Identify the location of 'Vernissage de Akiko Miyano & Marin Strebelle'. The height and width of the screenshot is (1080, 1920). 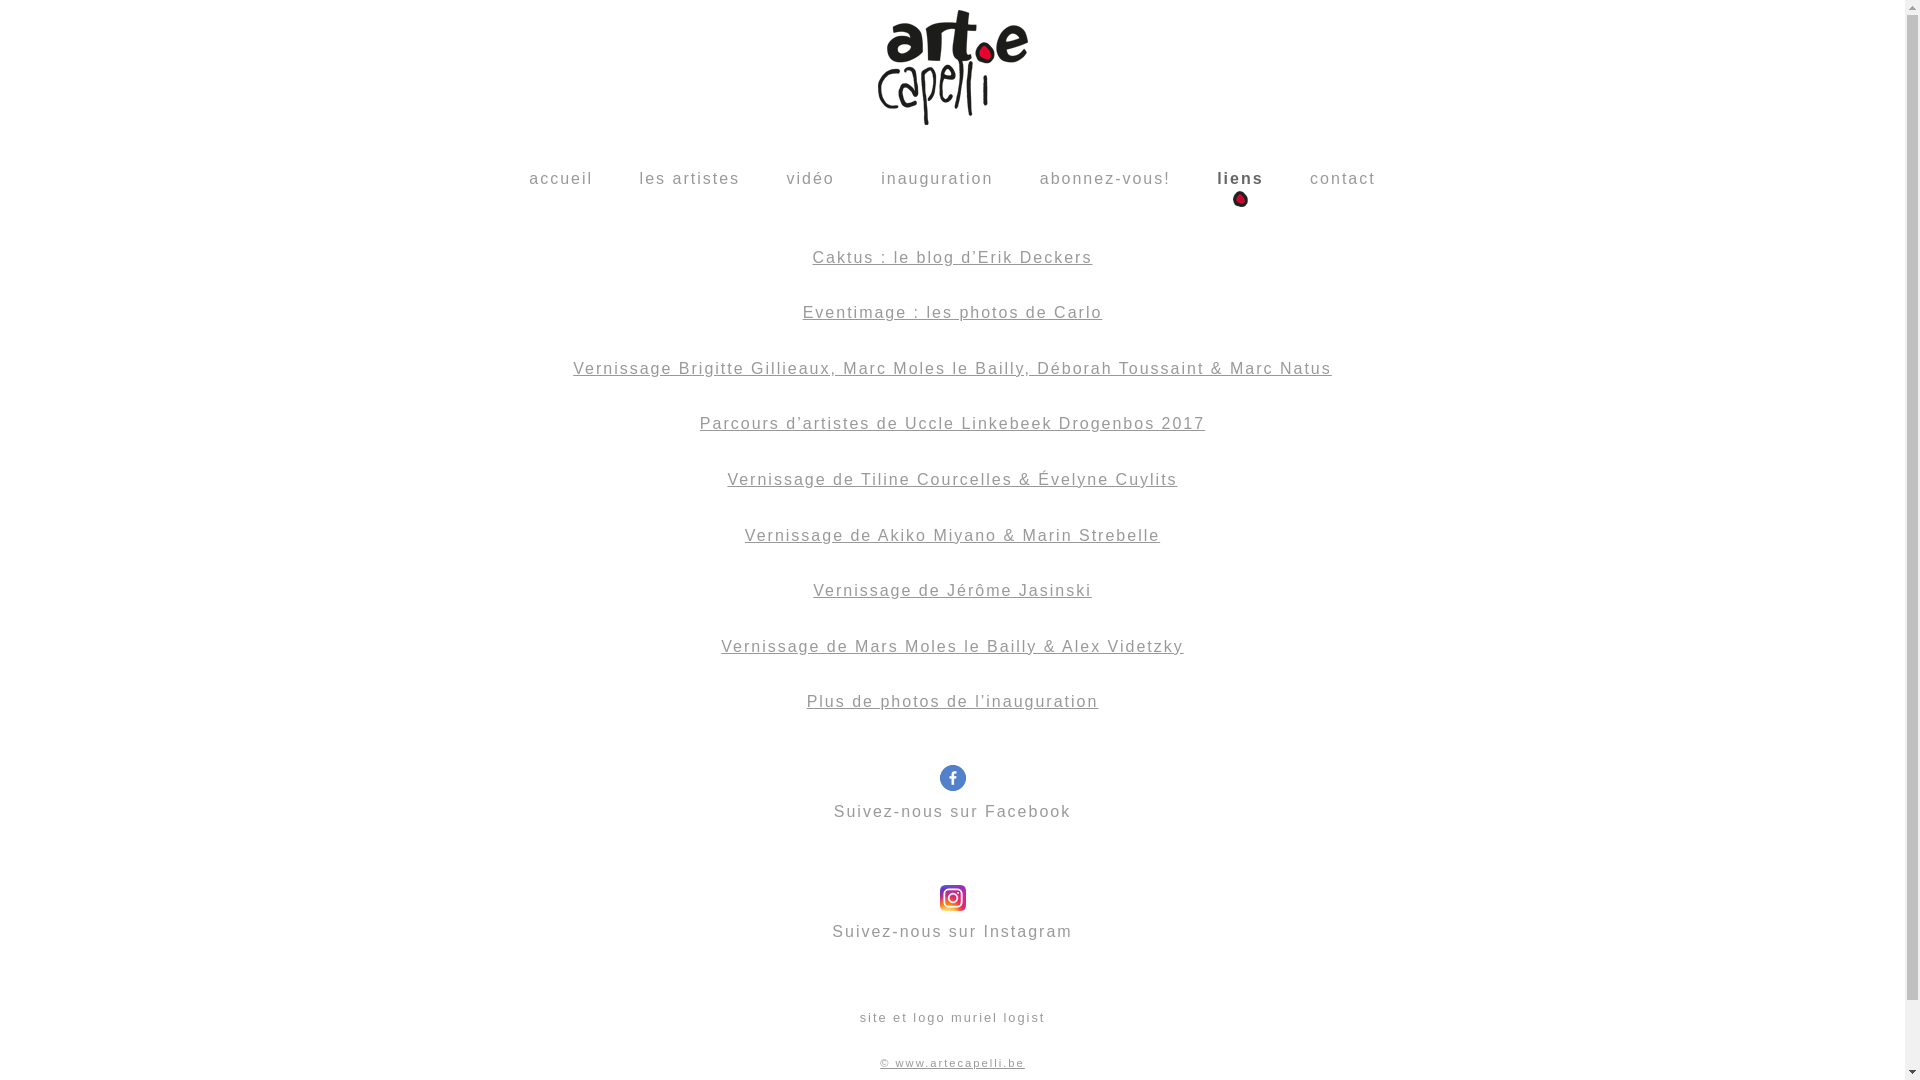
(743, 534).